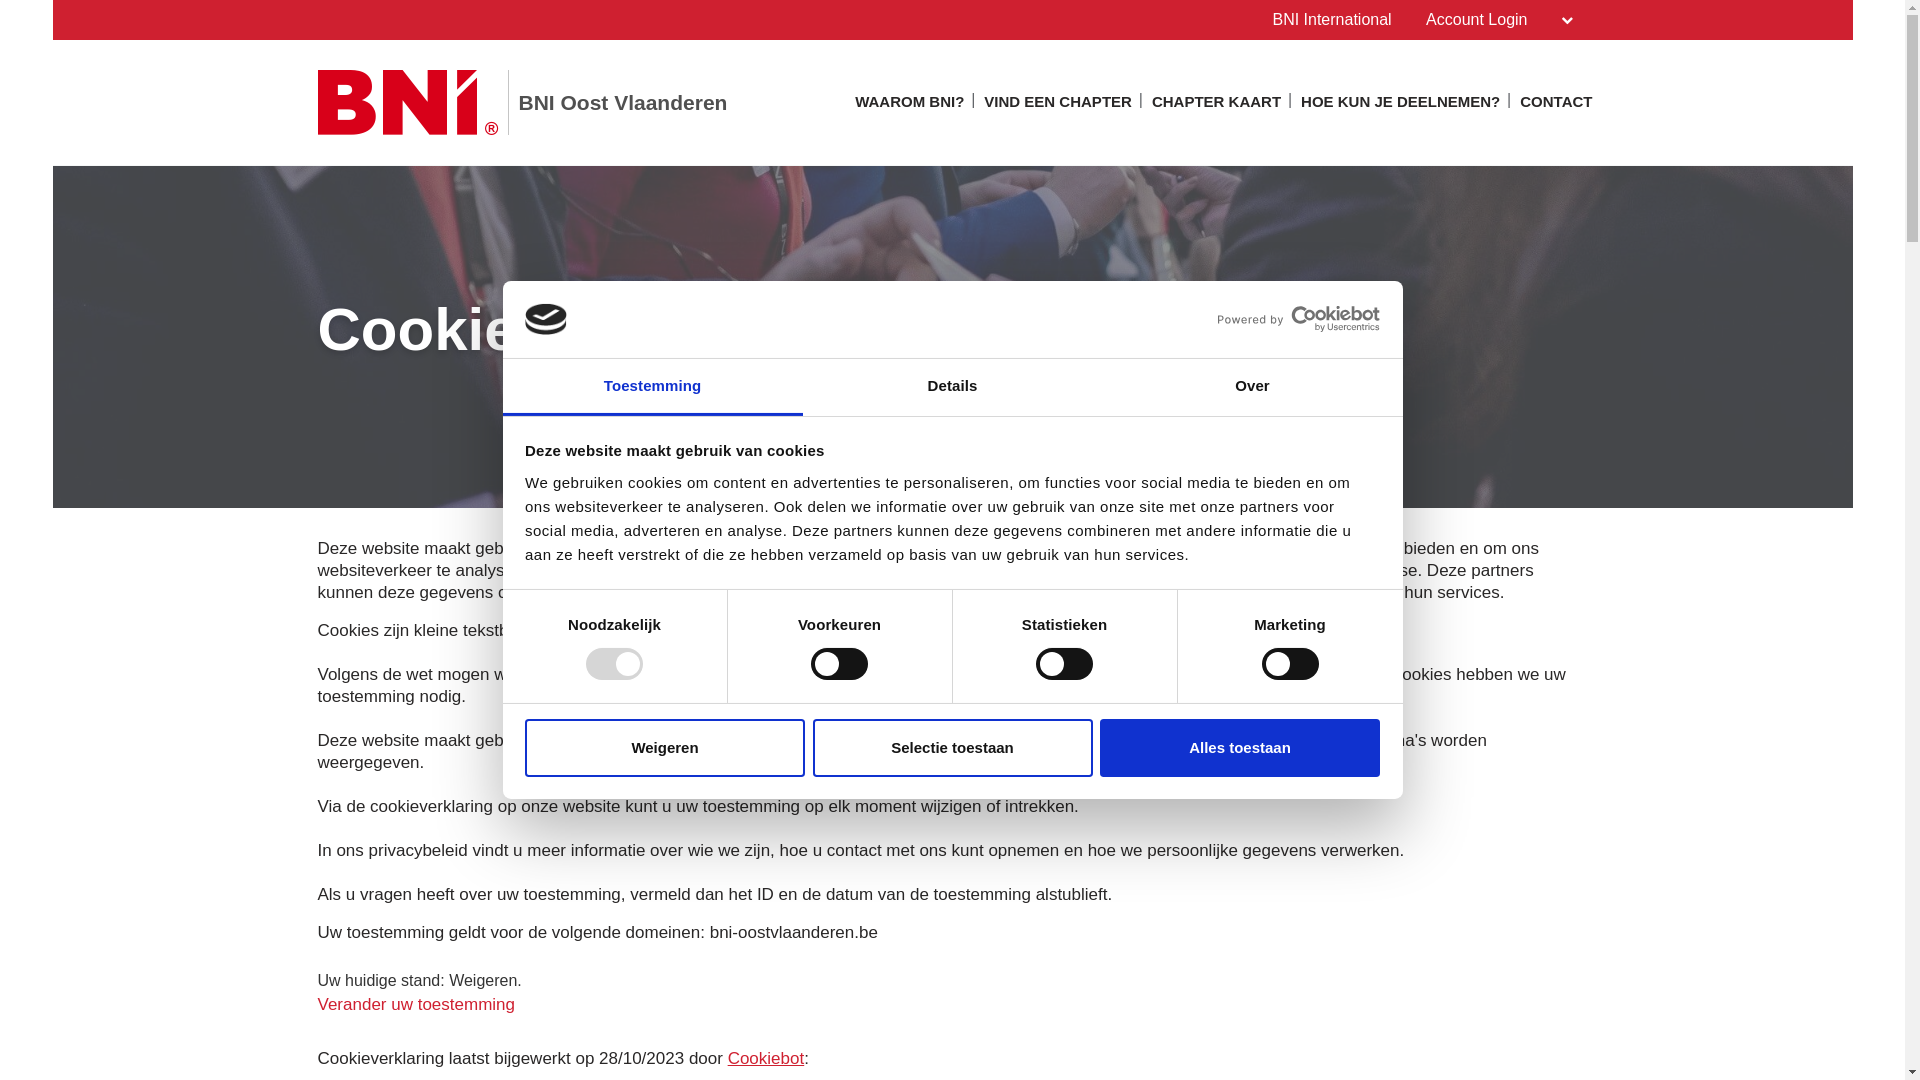  I want to click on 'HOE KUN JE DEELNEMEN?', so click(1399, 107).